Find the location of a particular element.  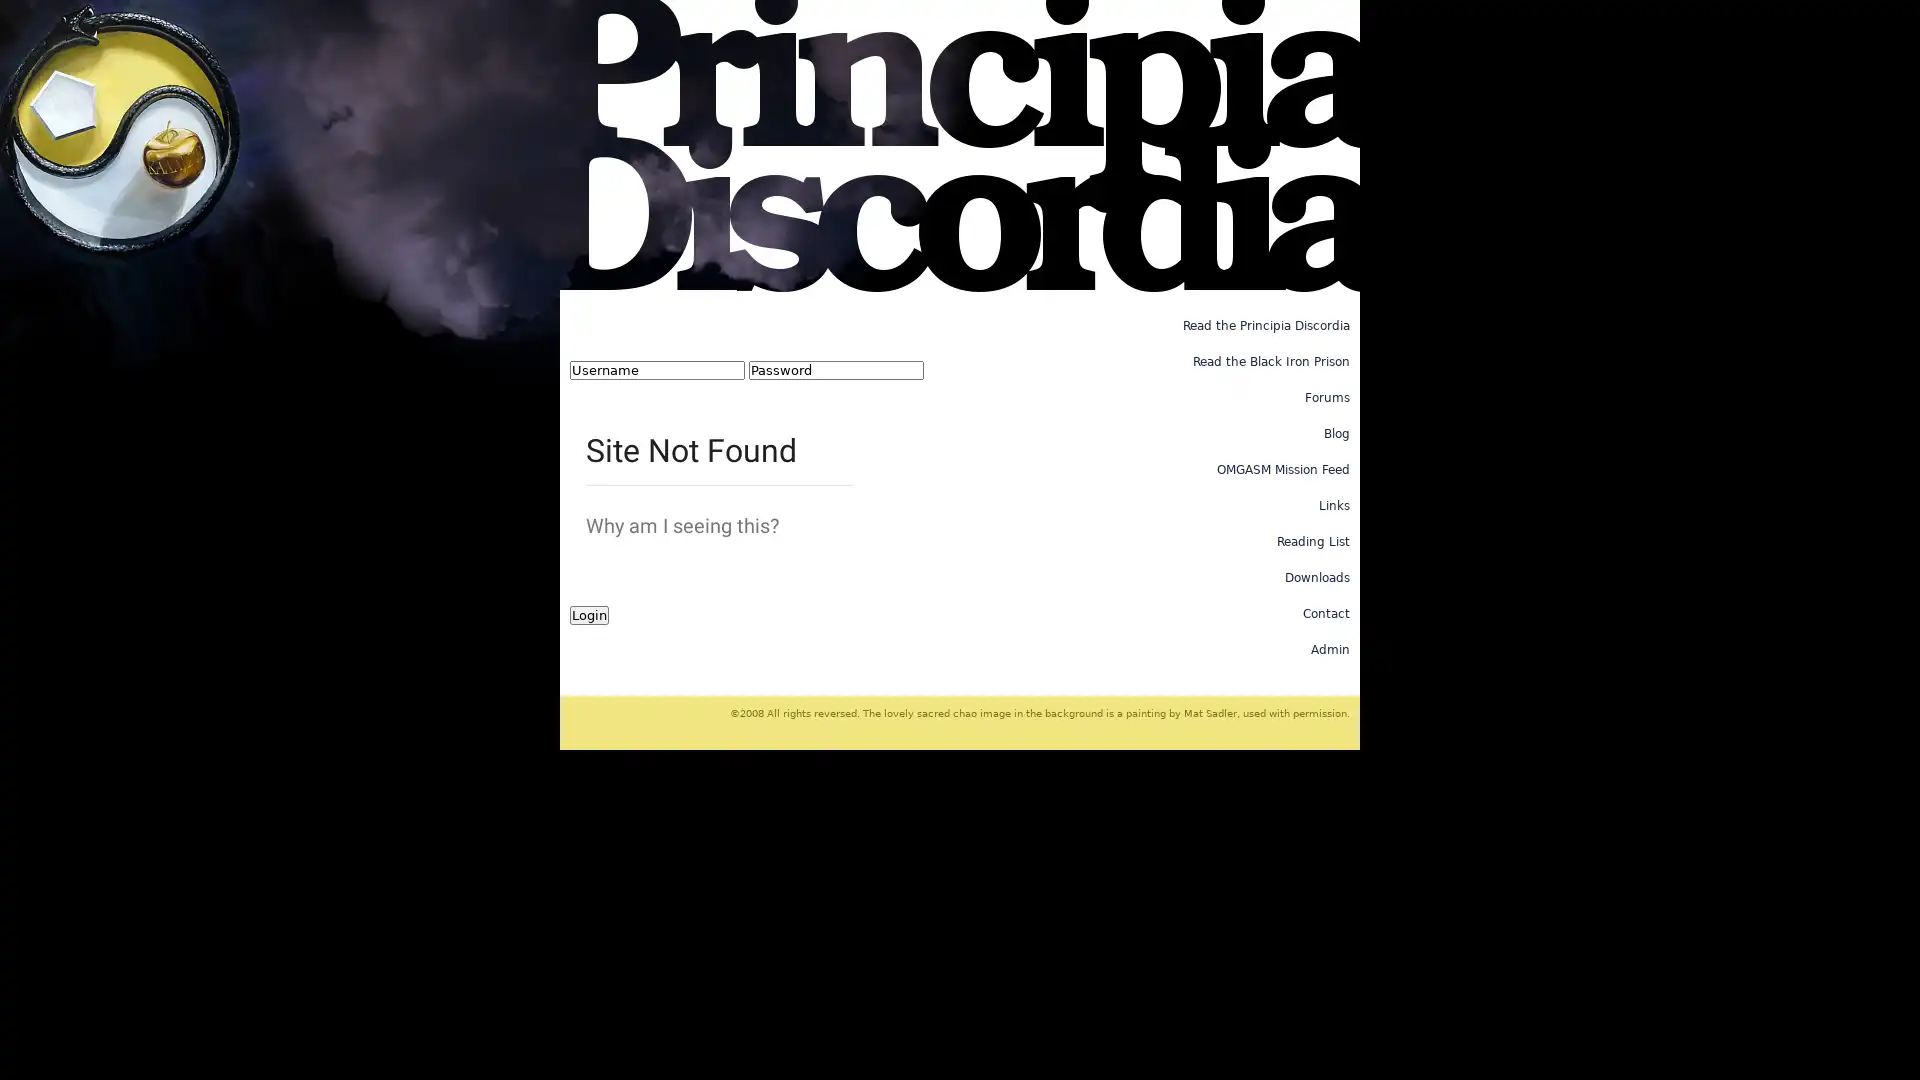

Login is located at coordinates (588, 614).